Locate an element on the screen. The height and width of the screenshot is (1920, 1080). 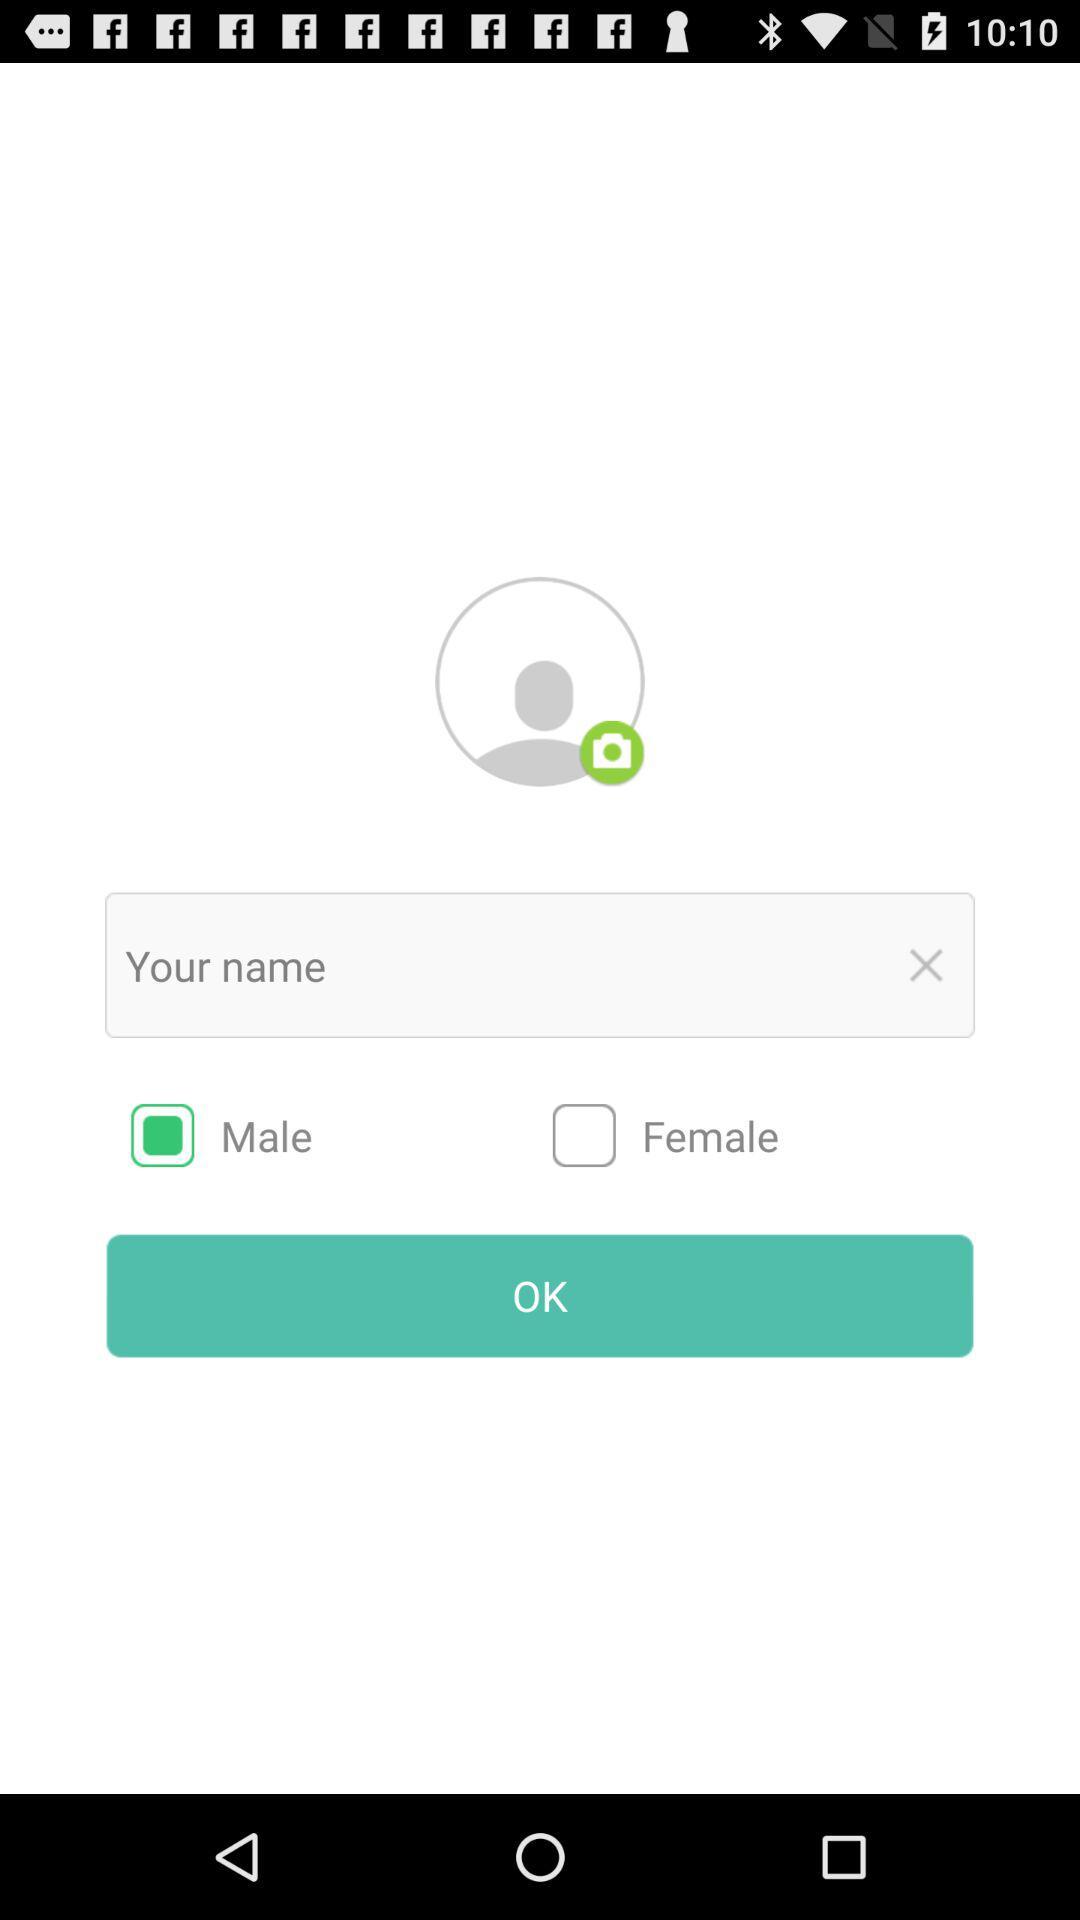
the female item is located at coordinates (763, 1135).